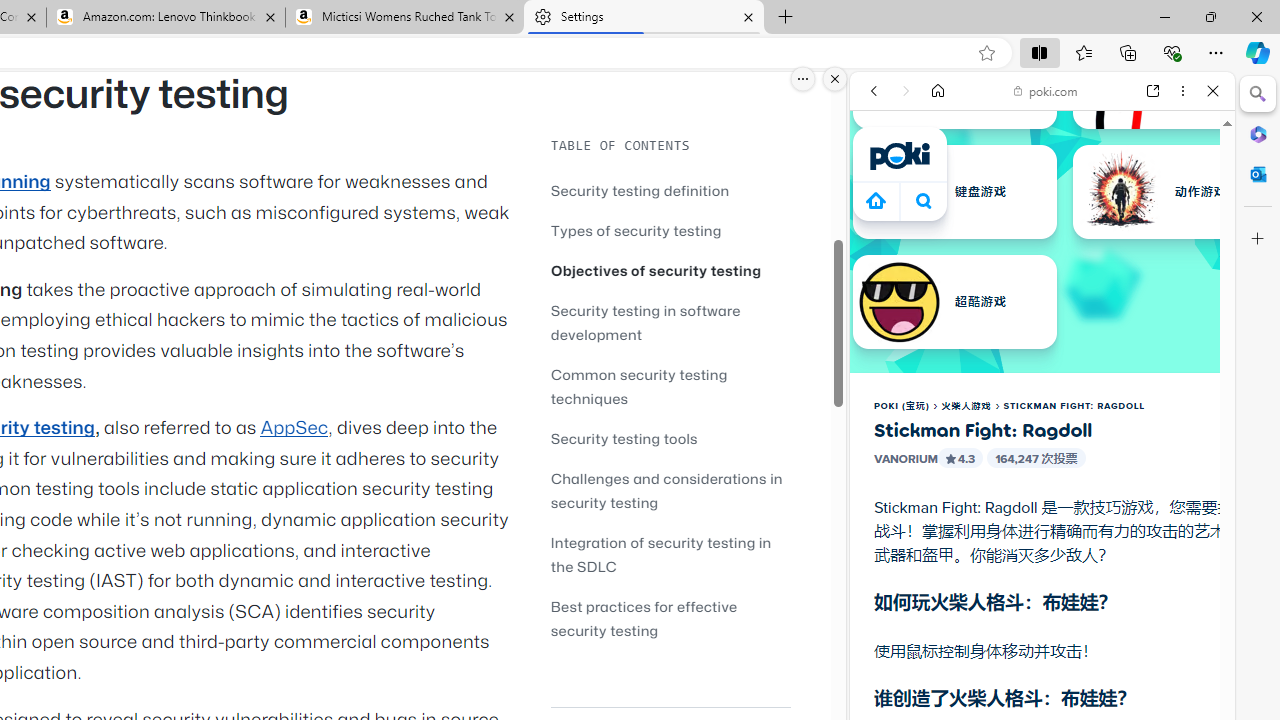 The image size is (1280, 720). I want to click on 'poki.com', so click(1045, 91).